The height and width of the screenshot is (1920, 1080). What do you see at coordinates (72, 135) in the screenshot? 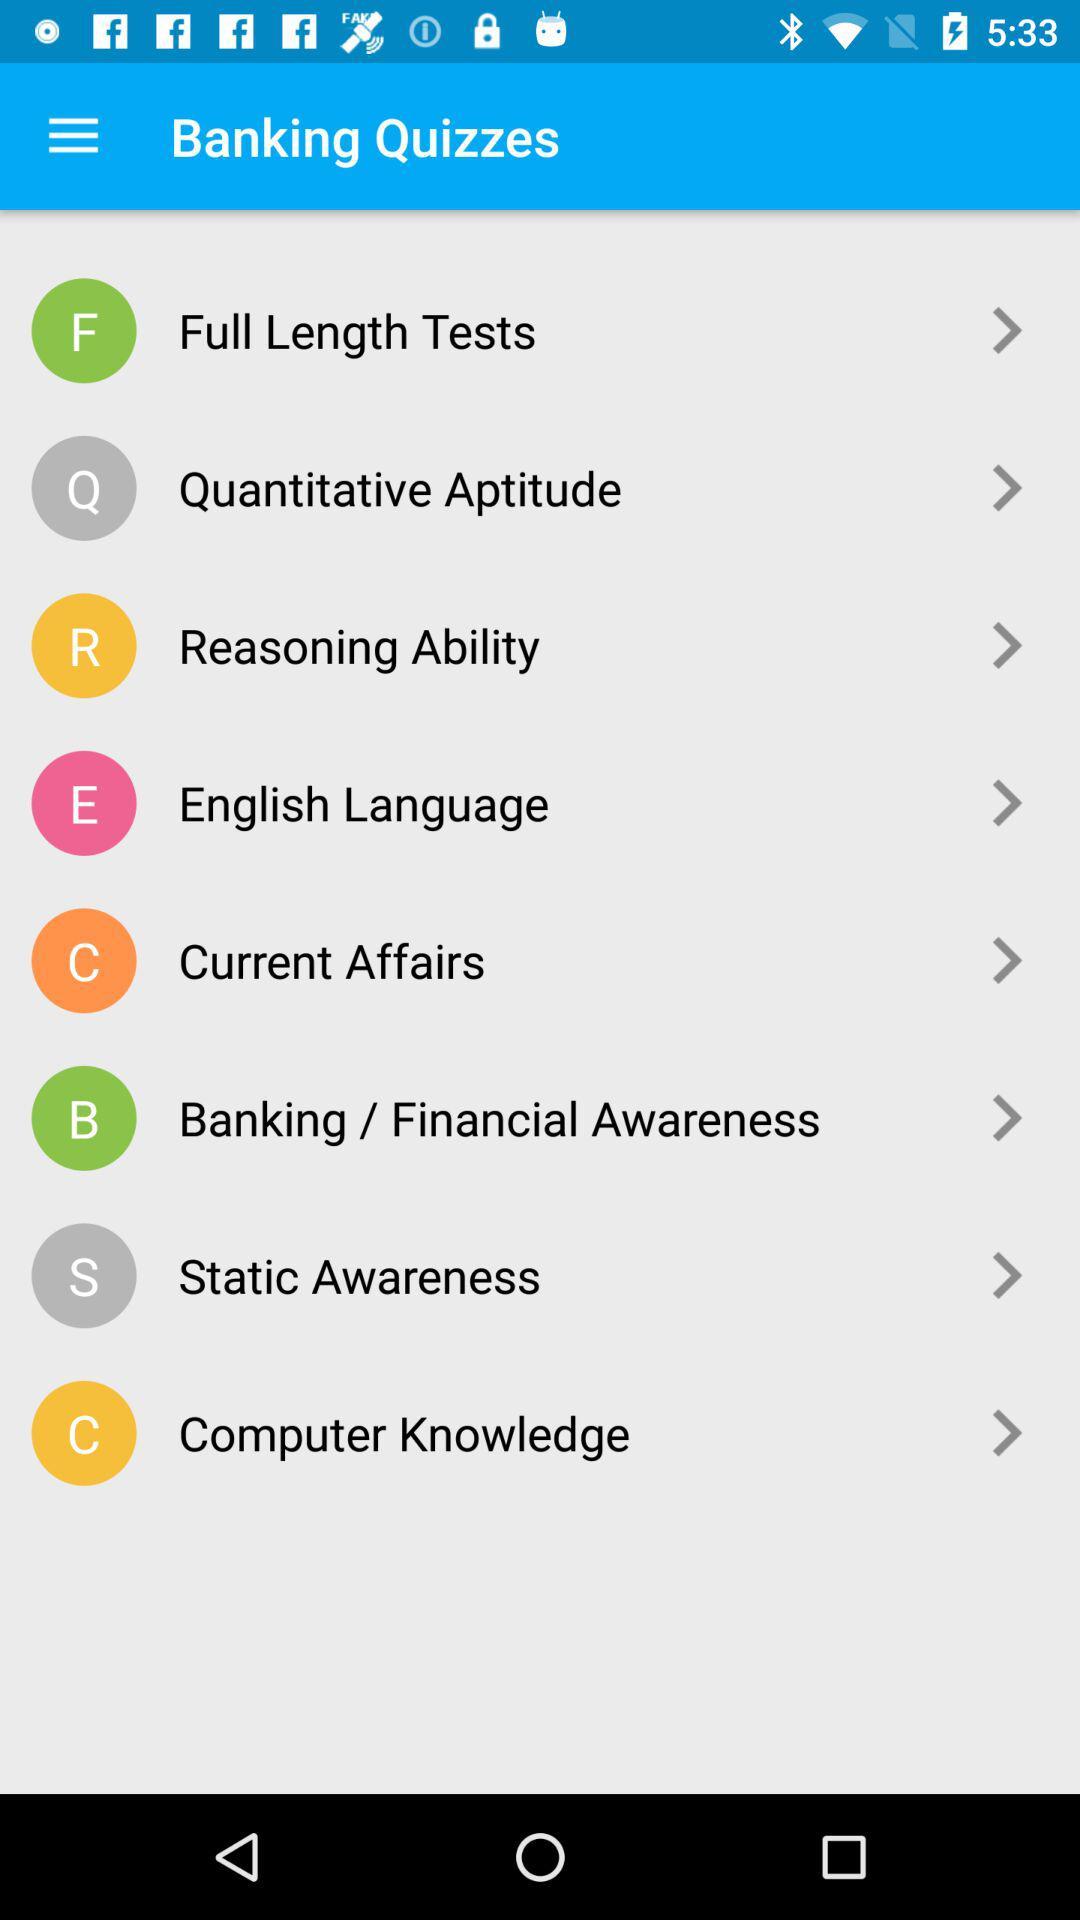
I see `the item next to  banking quizzes  icon` at bounding box center [72, 135].